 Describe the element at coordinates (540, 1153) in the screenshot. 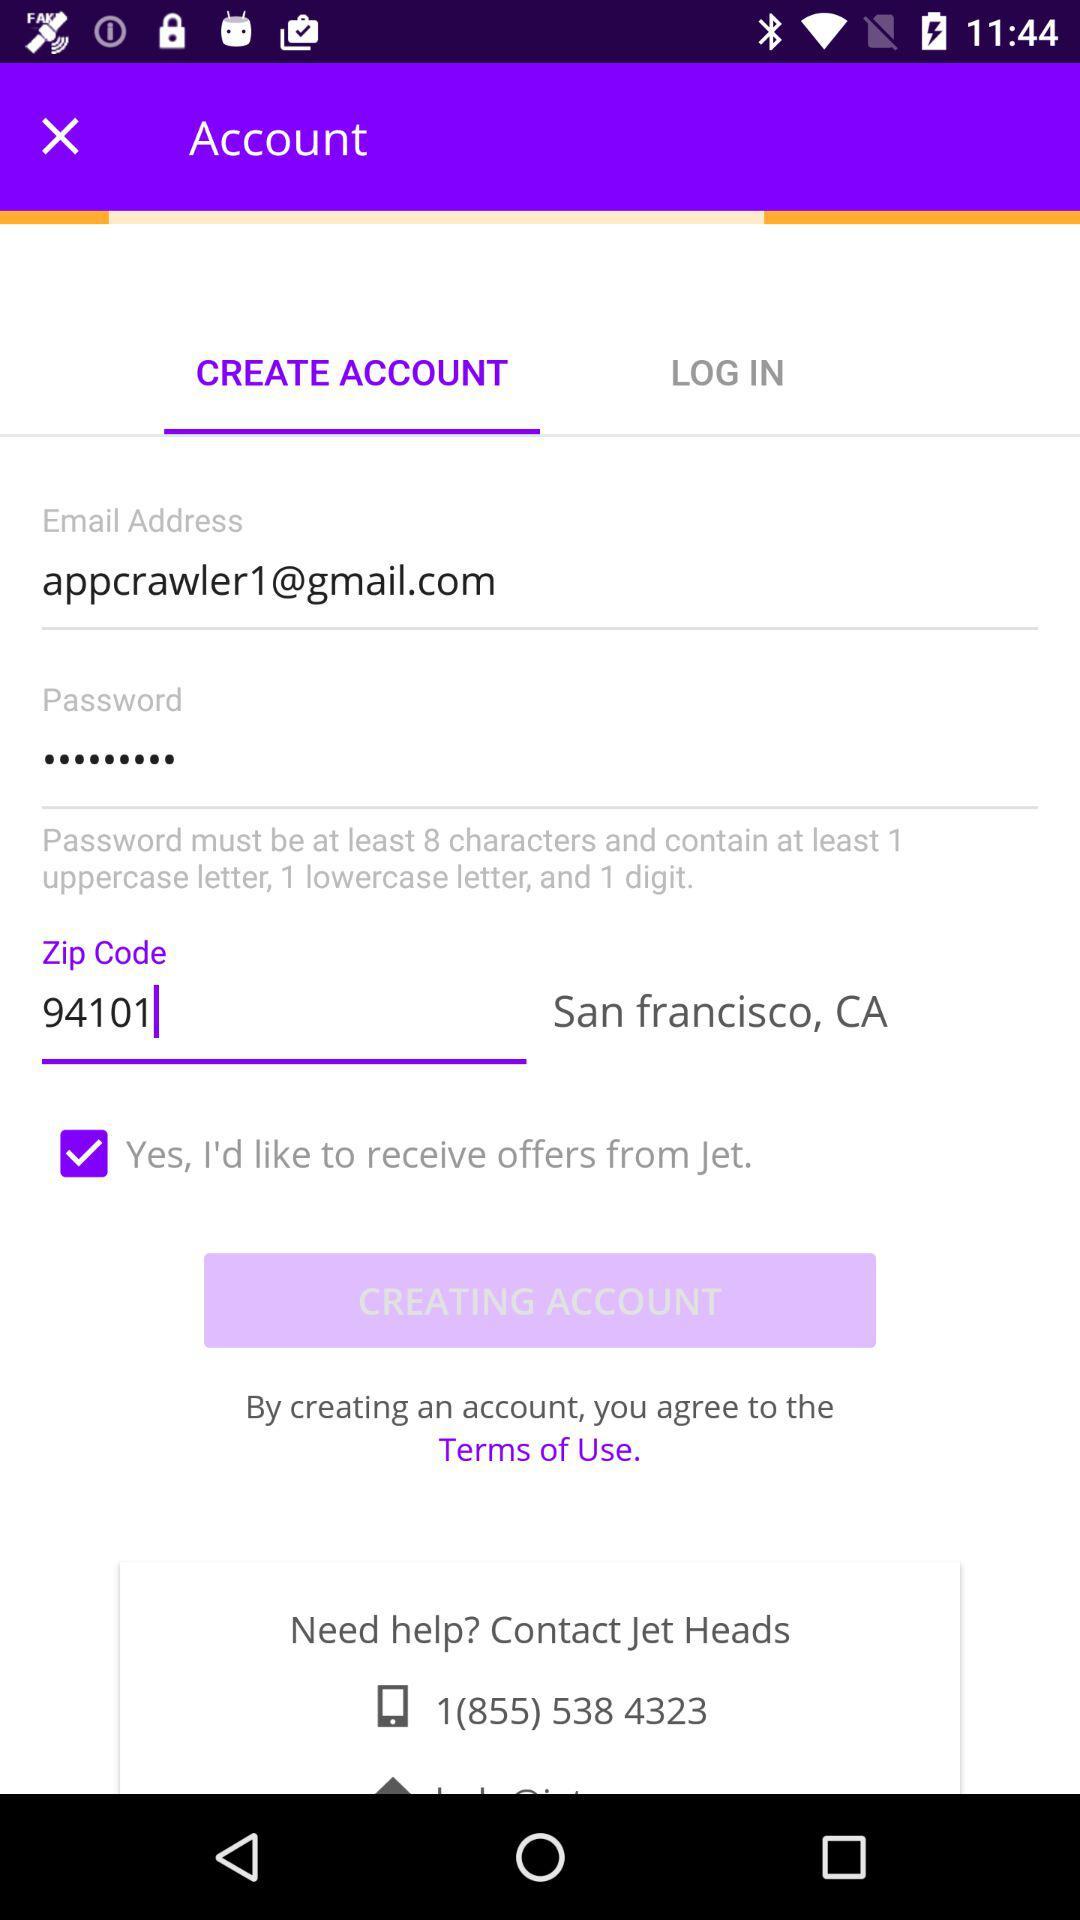

I see `icon below the 94101` at that location.